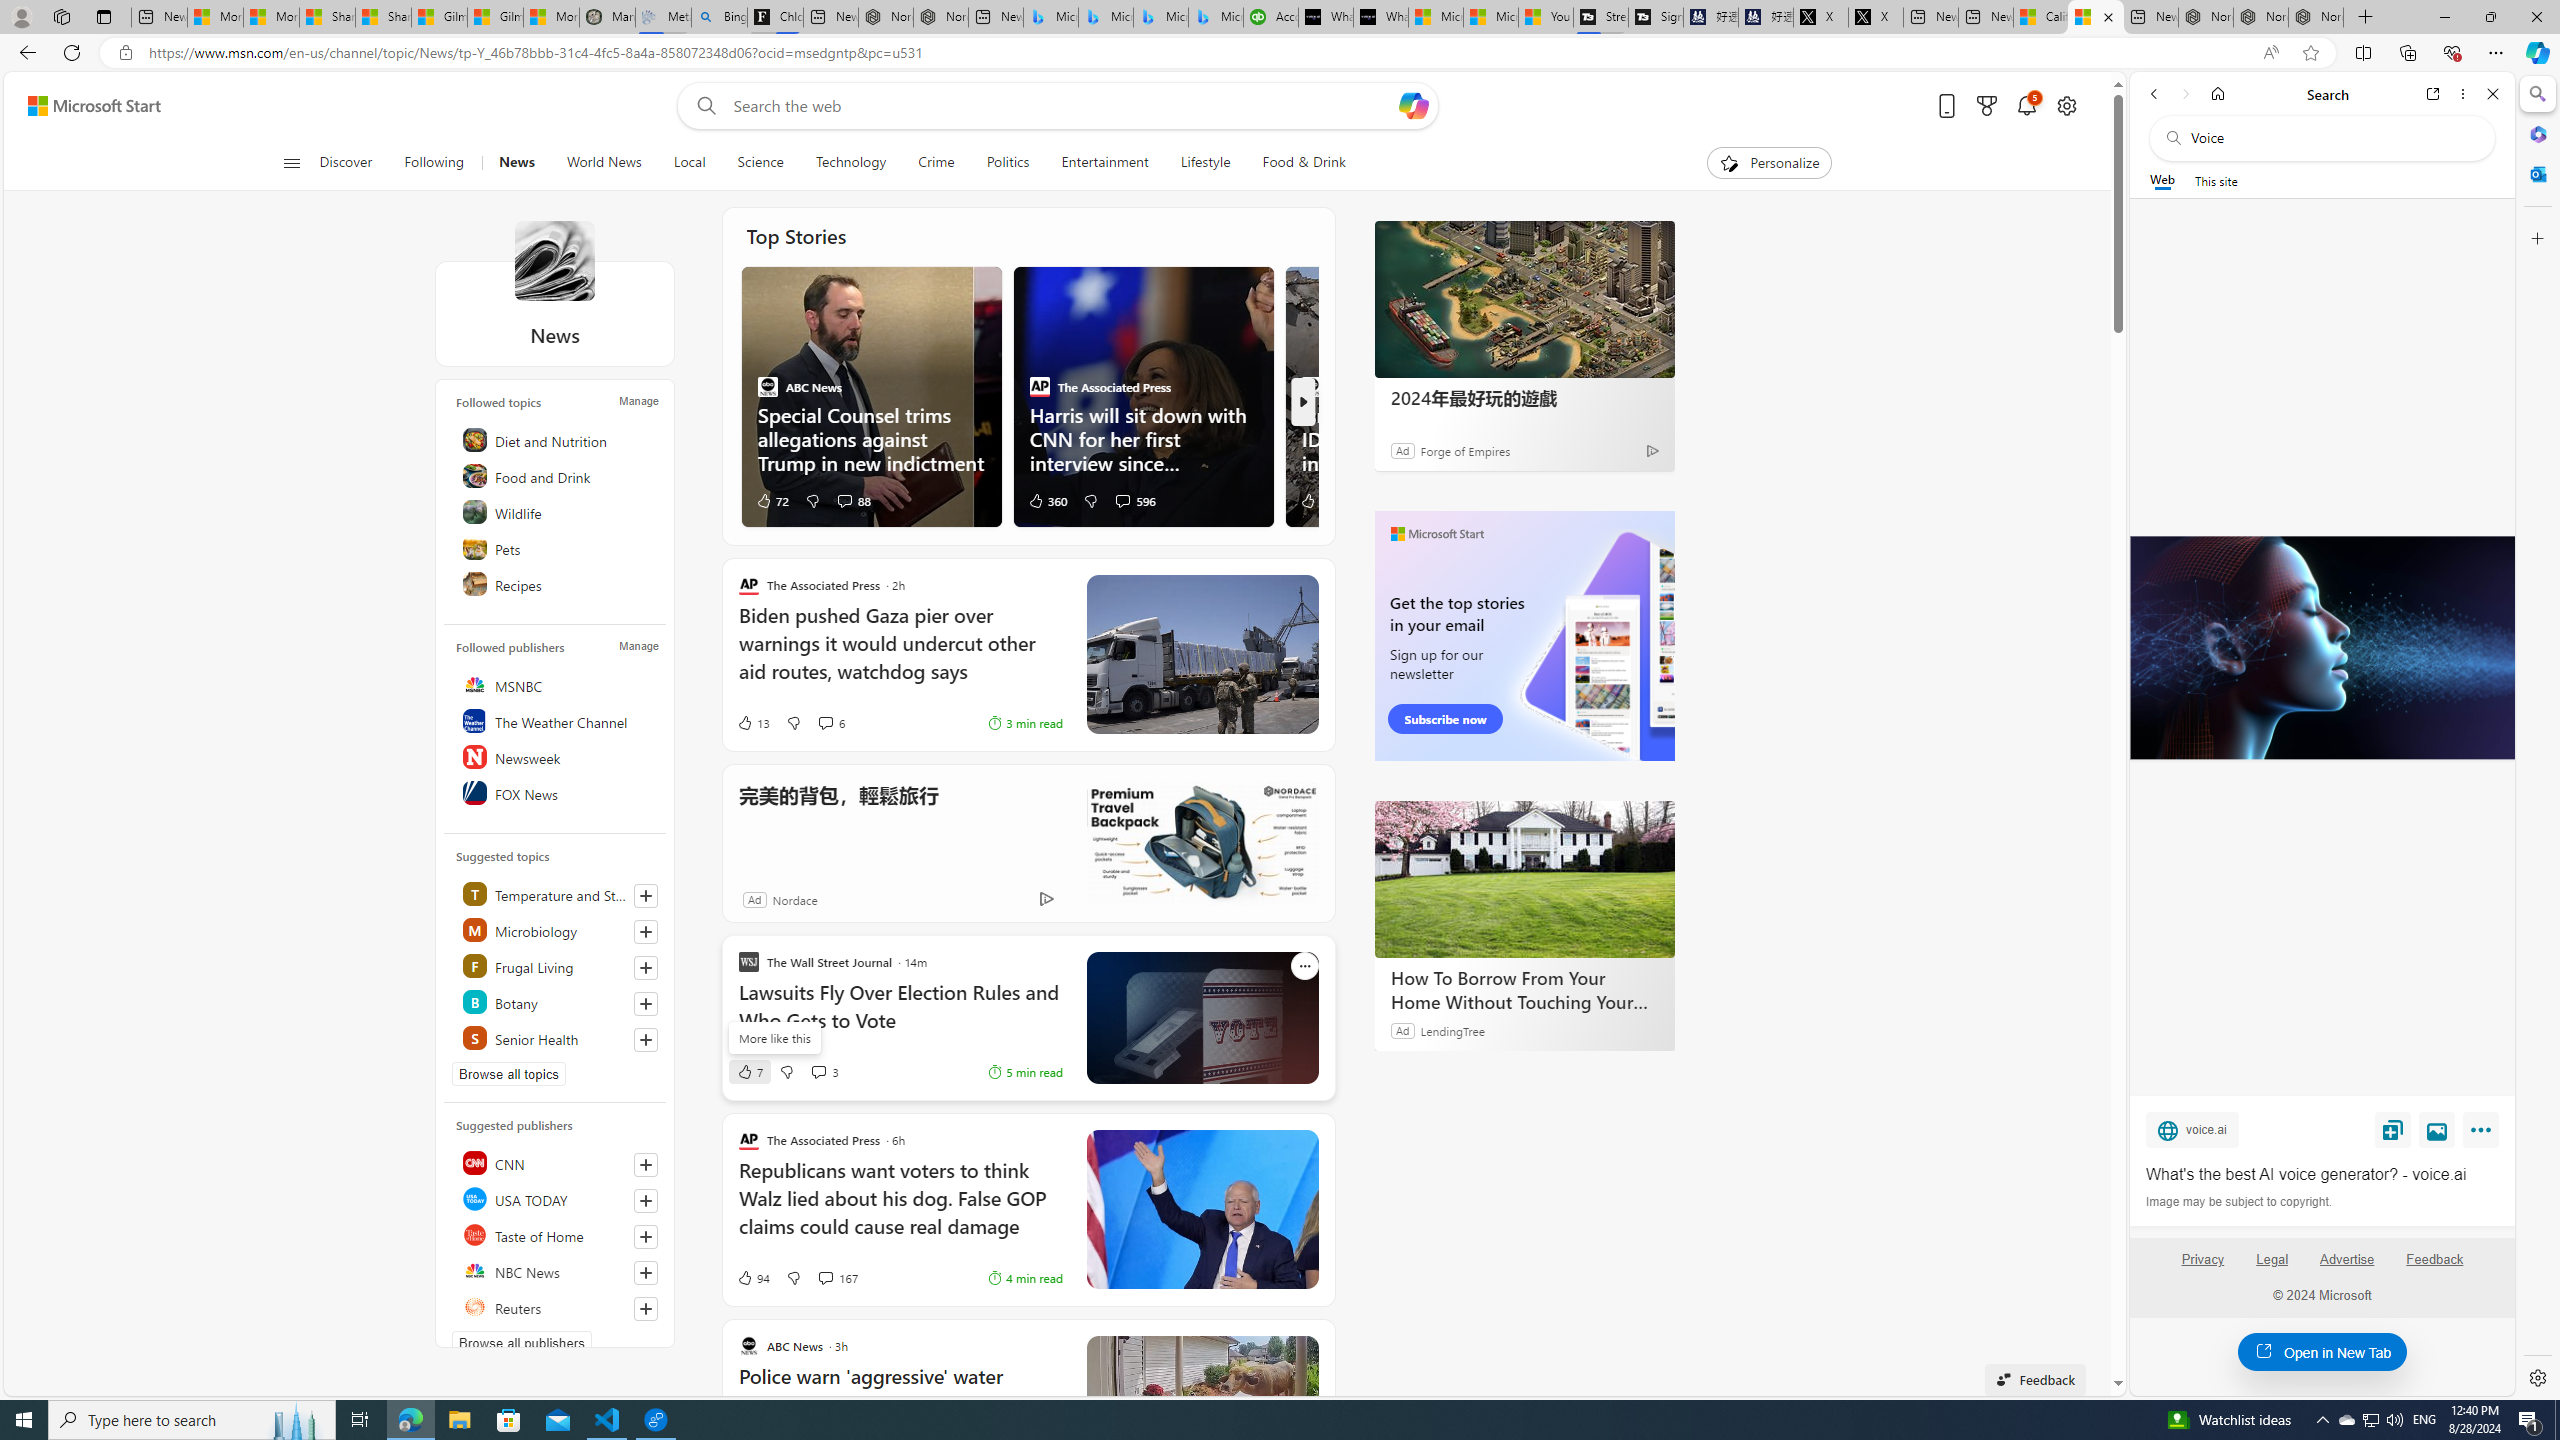  Describe the element at coordinates (2392, 1129) in the screenshot. I see `'Save'` at that location.